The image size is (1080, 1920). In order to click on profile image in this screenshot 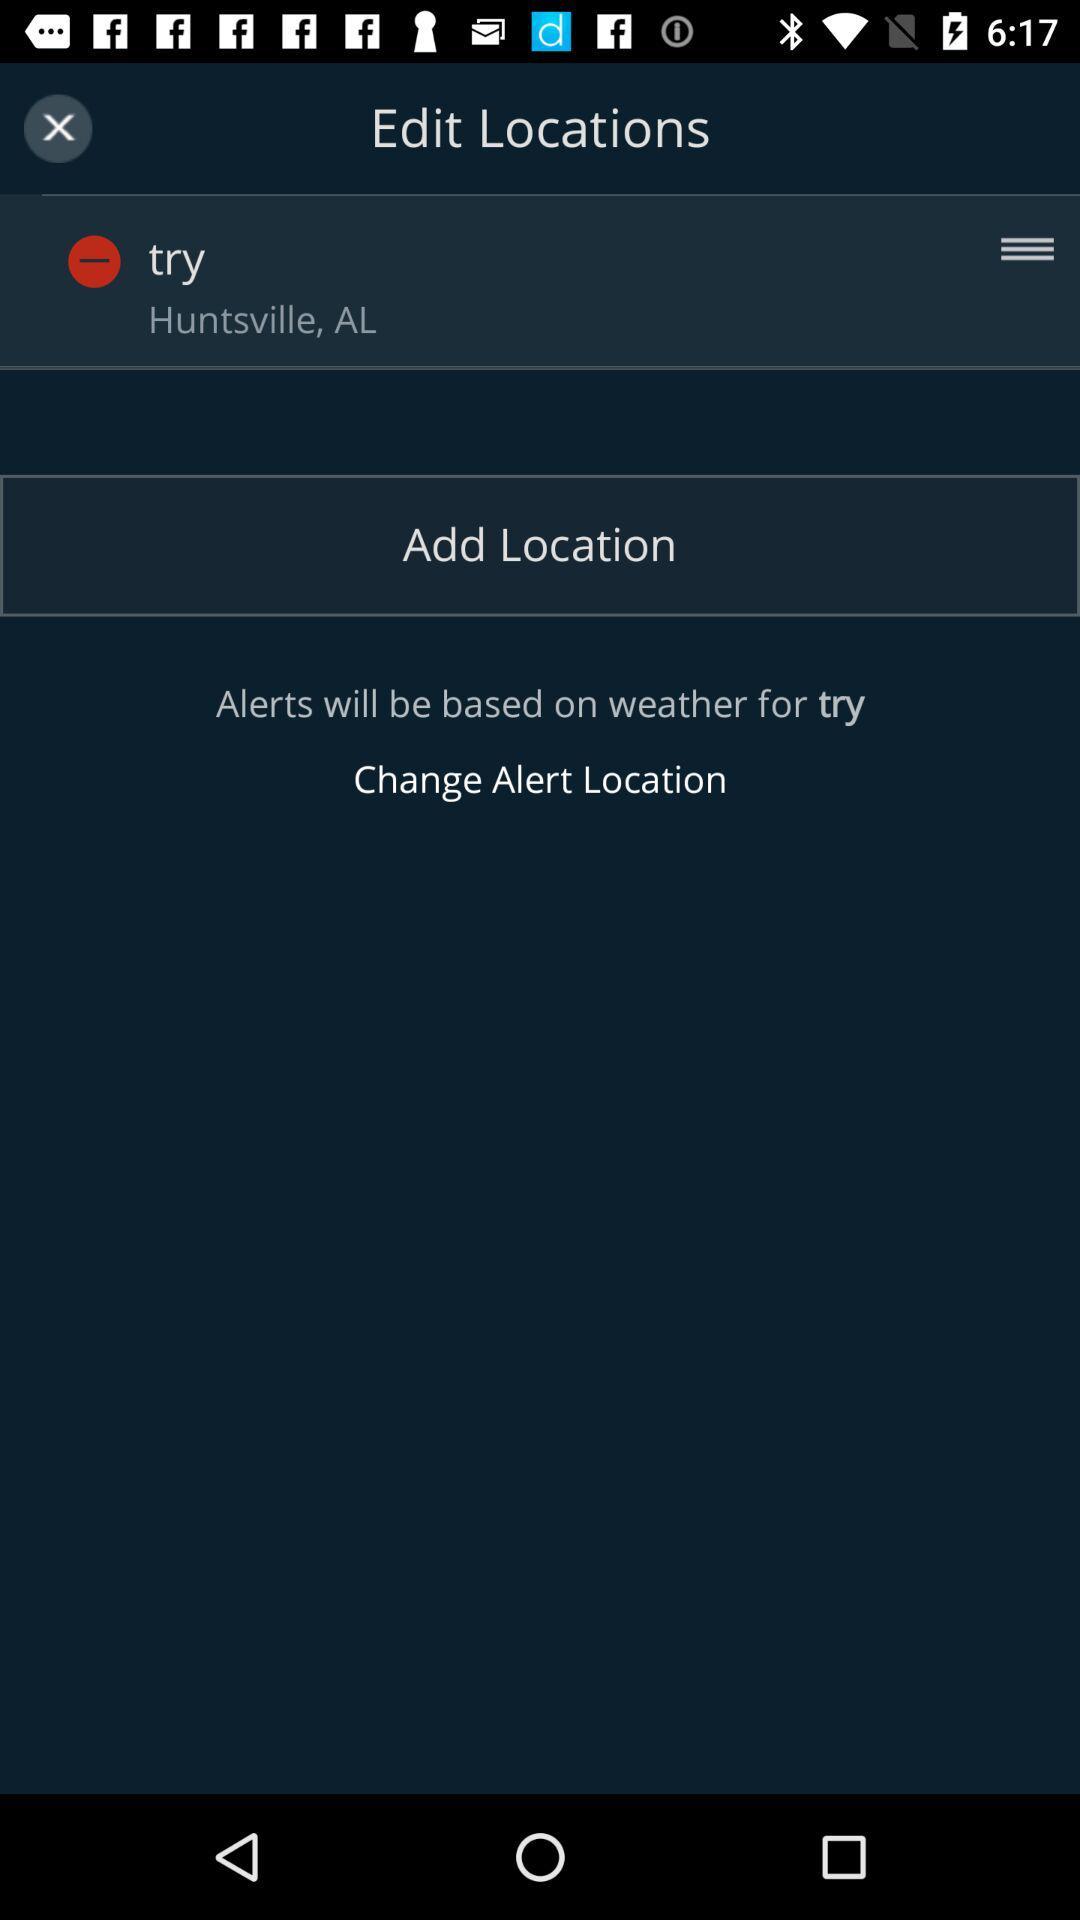, I will do `click(94, 260)`.